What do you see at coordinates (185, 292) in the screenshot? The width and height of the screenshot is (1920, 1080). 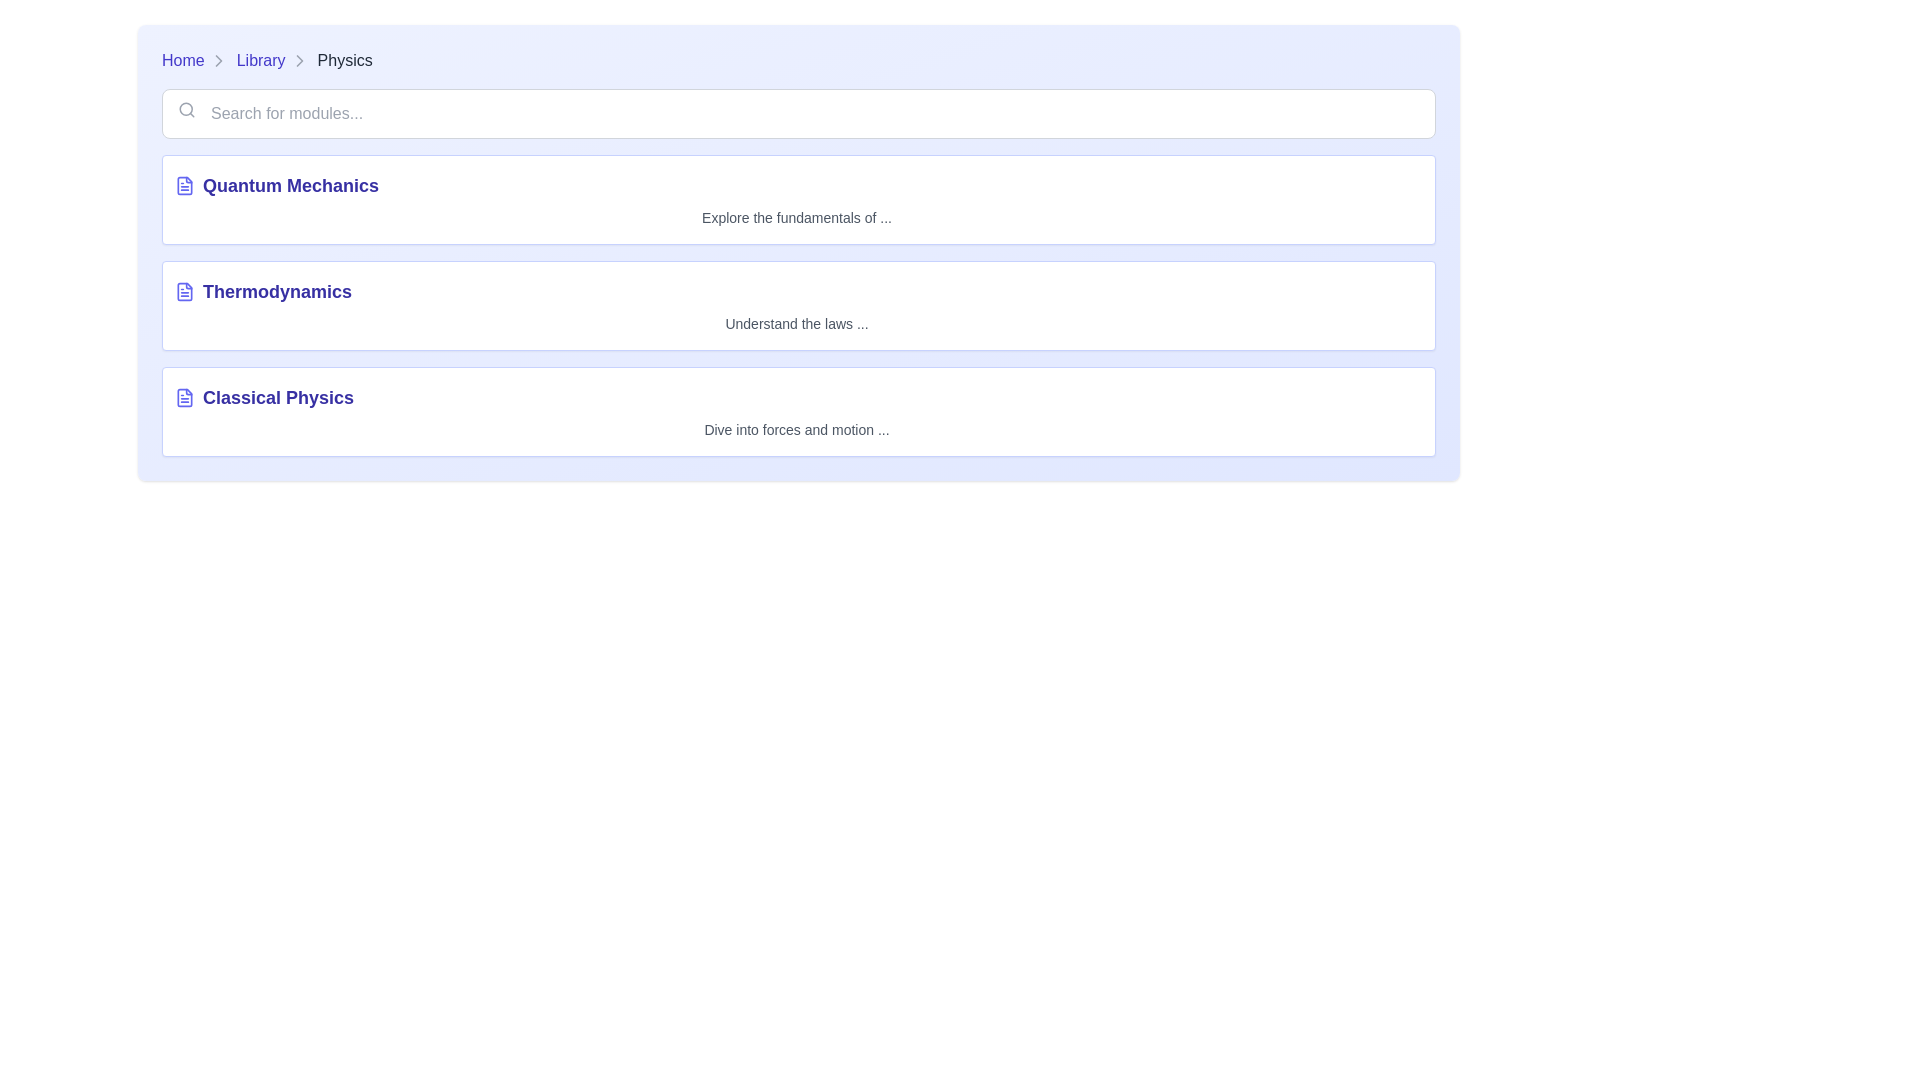 I see `the Thermodynamics icon` at bounding box center [185, 292].